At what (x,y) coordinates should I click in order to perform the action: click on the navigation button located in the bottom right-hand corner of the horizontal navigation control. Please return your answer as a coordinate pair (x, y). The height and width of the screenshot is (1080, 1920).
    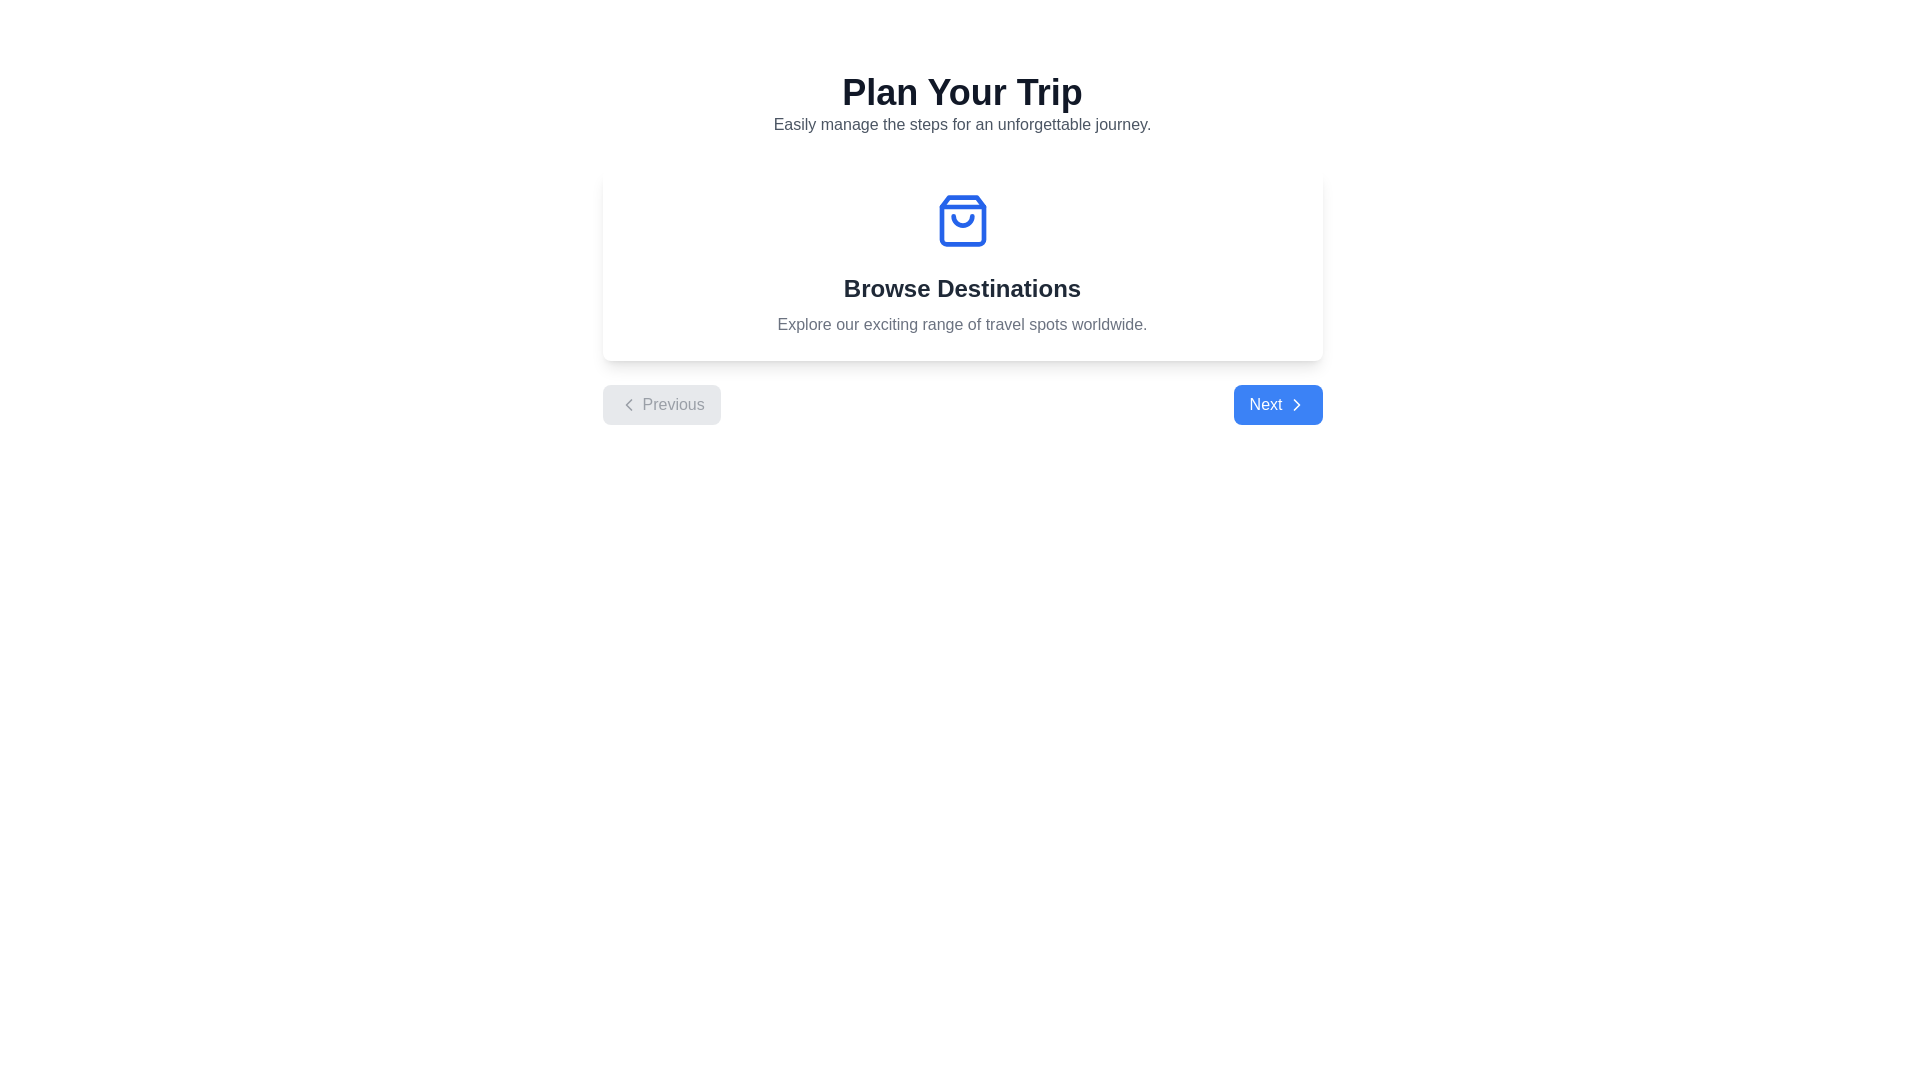
    Looking at the image, I should click on (1277, 405).